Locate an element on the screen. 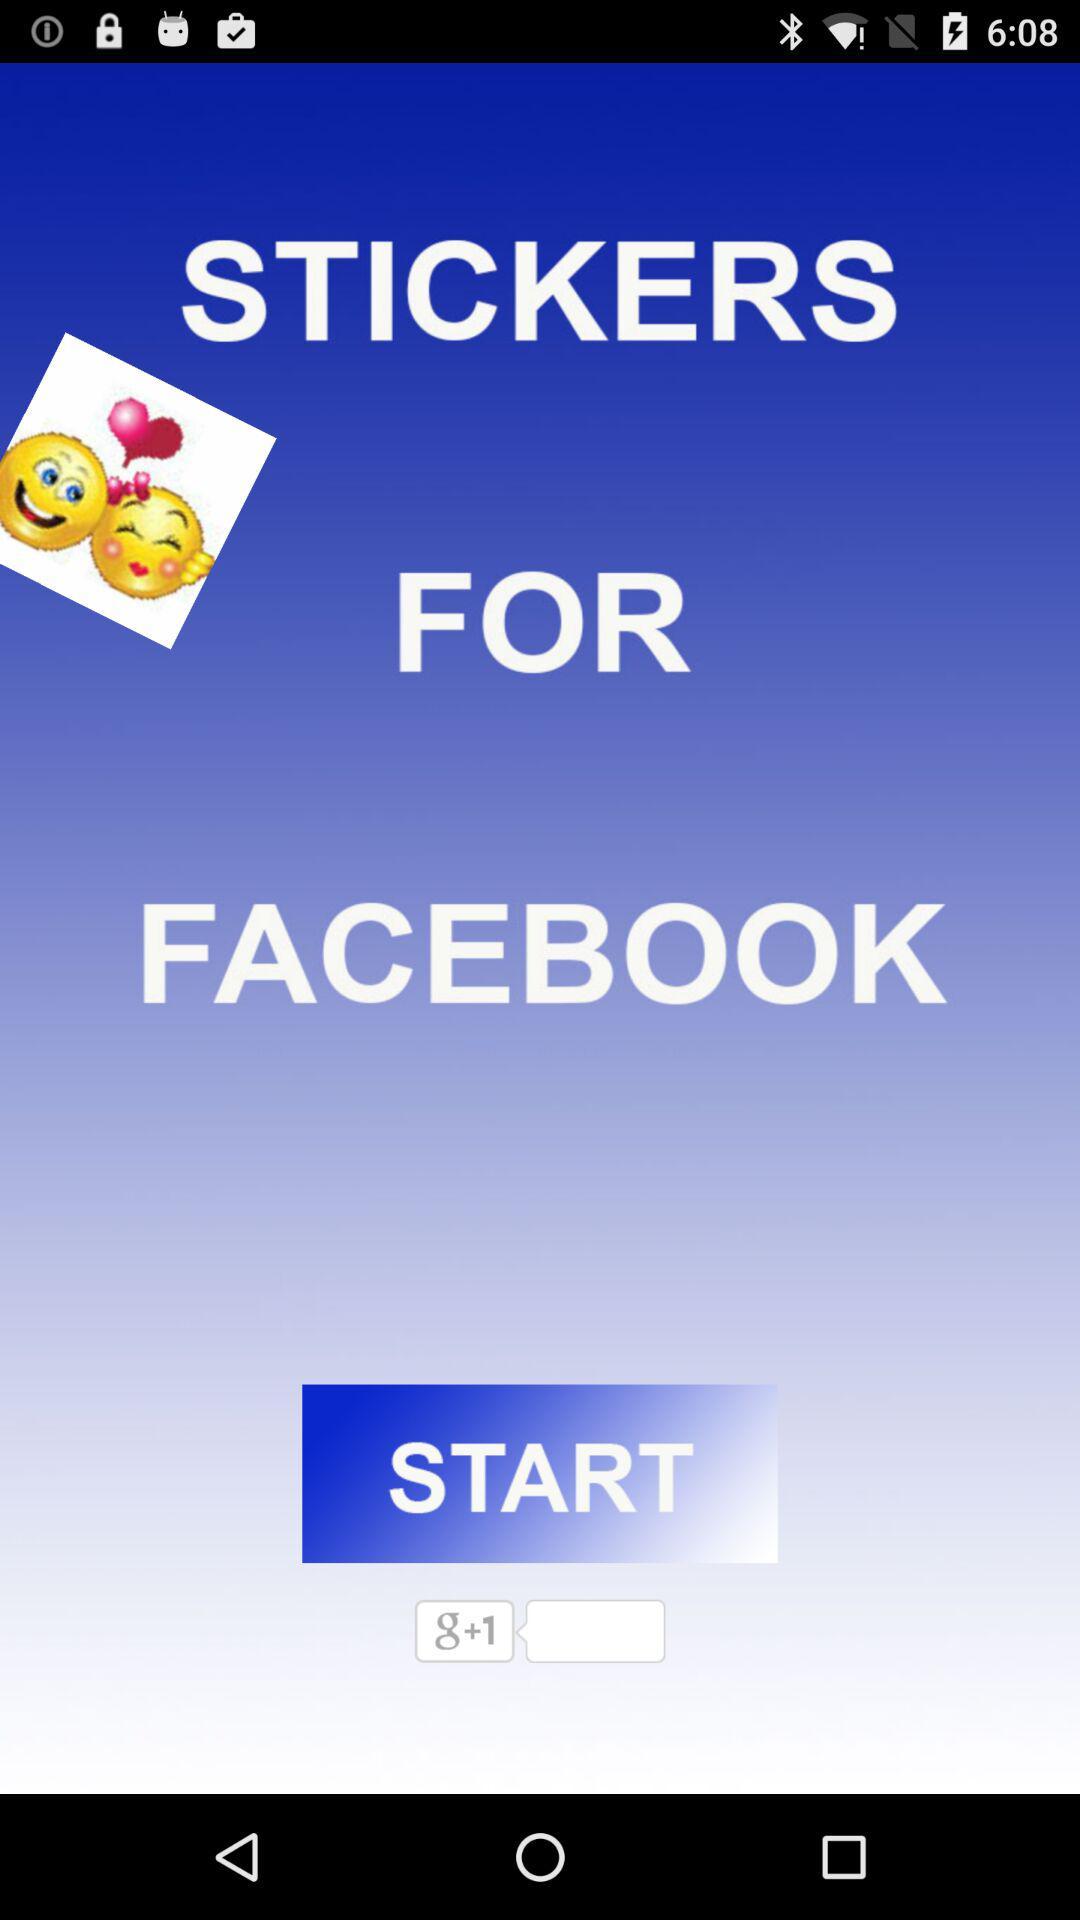  smile is located at coordinates (118, 490).